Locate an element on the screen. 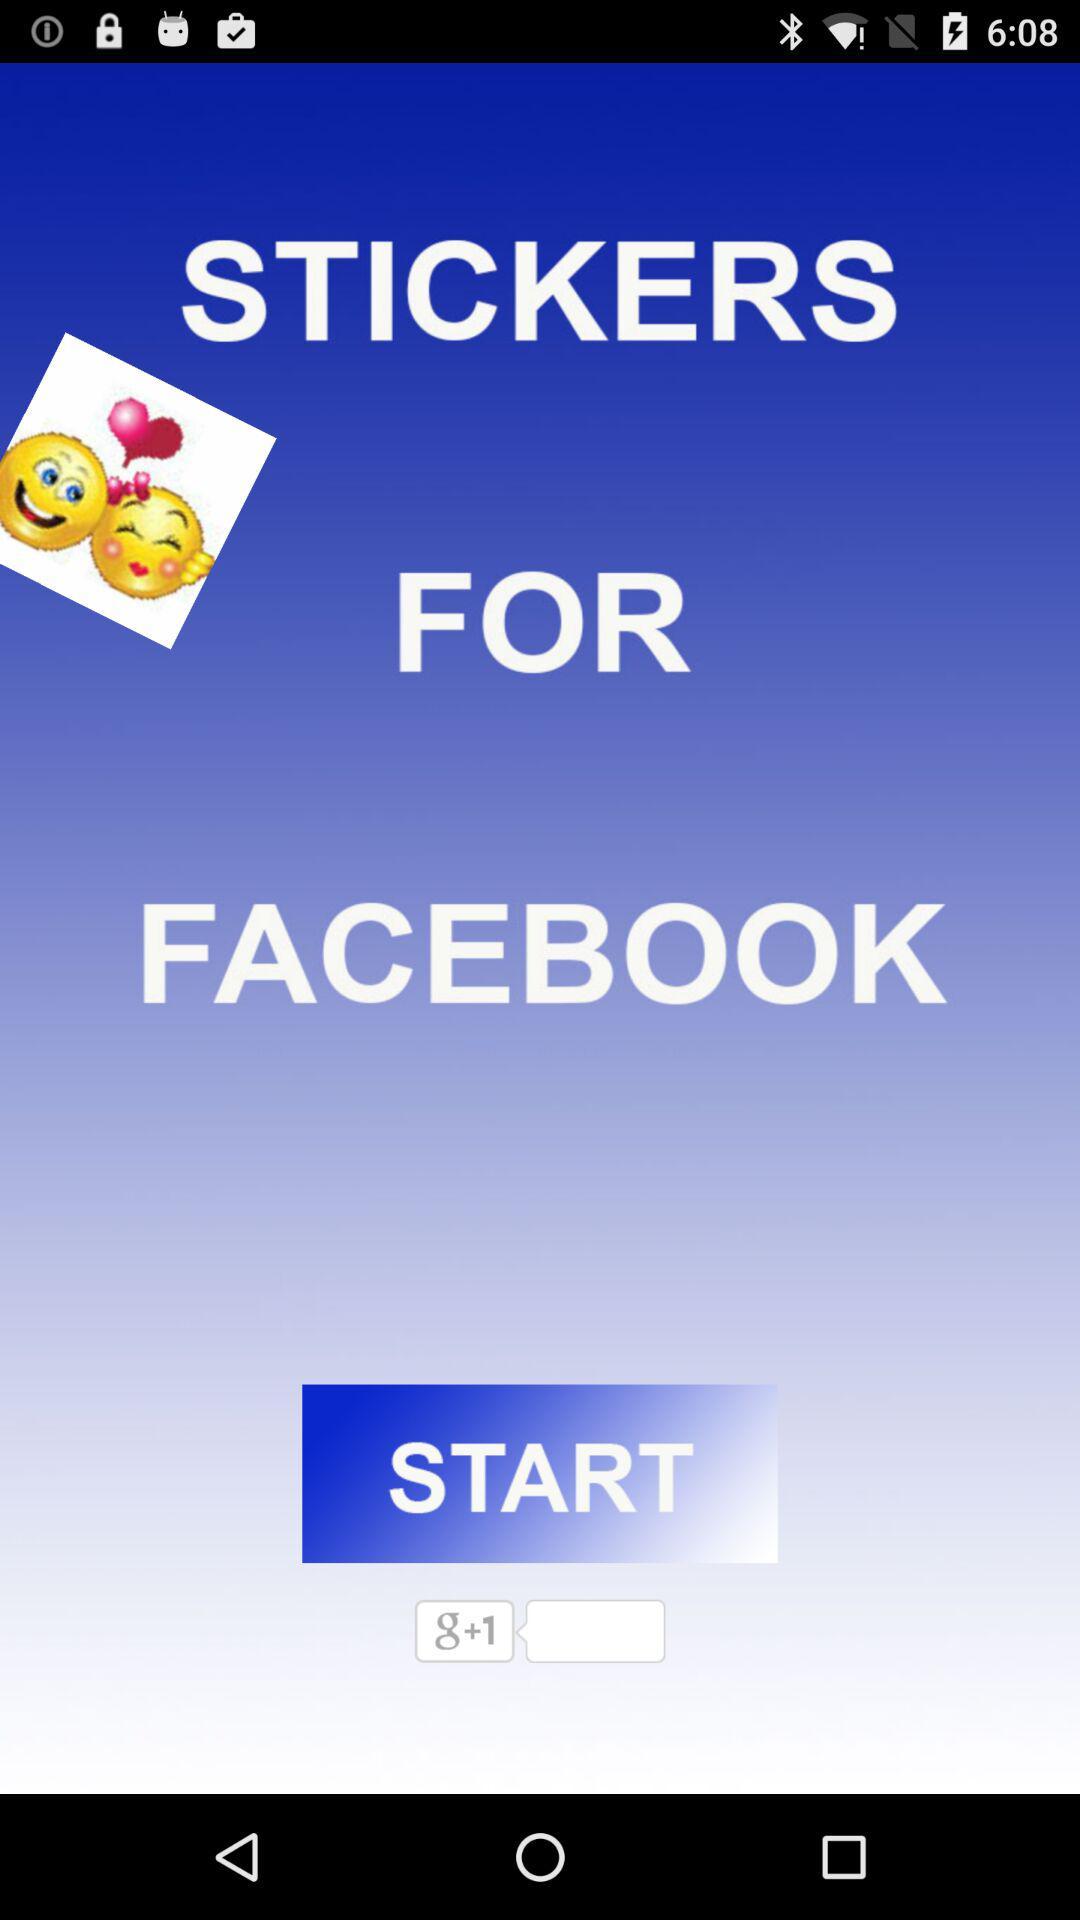  smile is located at coordinates (118, 490).